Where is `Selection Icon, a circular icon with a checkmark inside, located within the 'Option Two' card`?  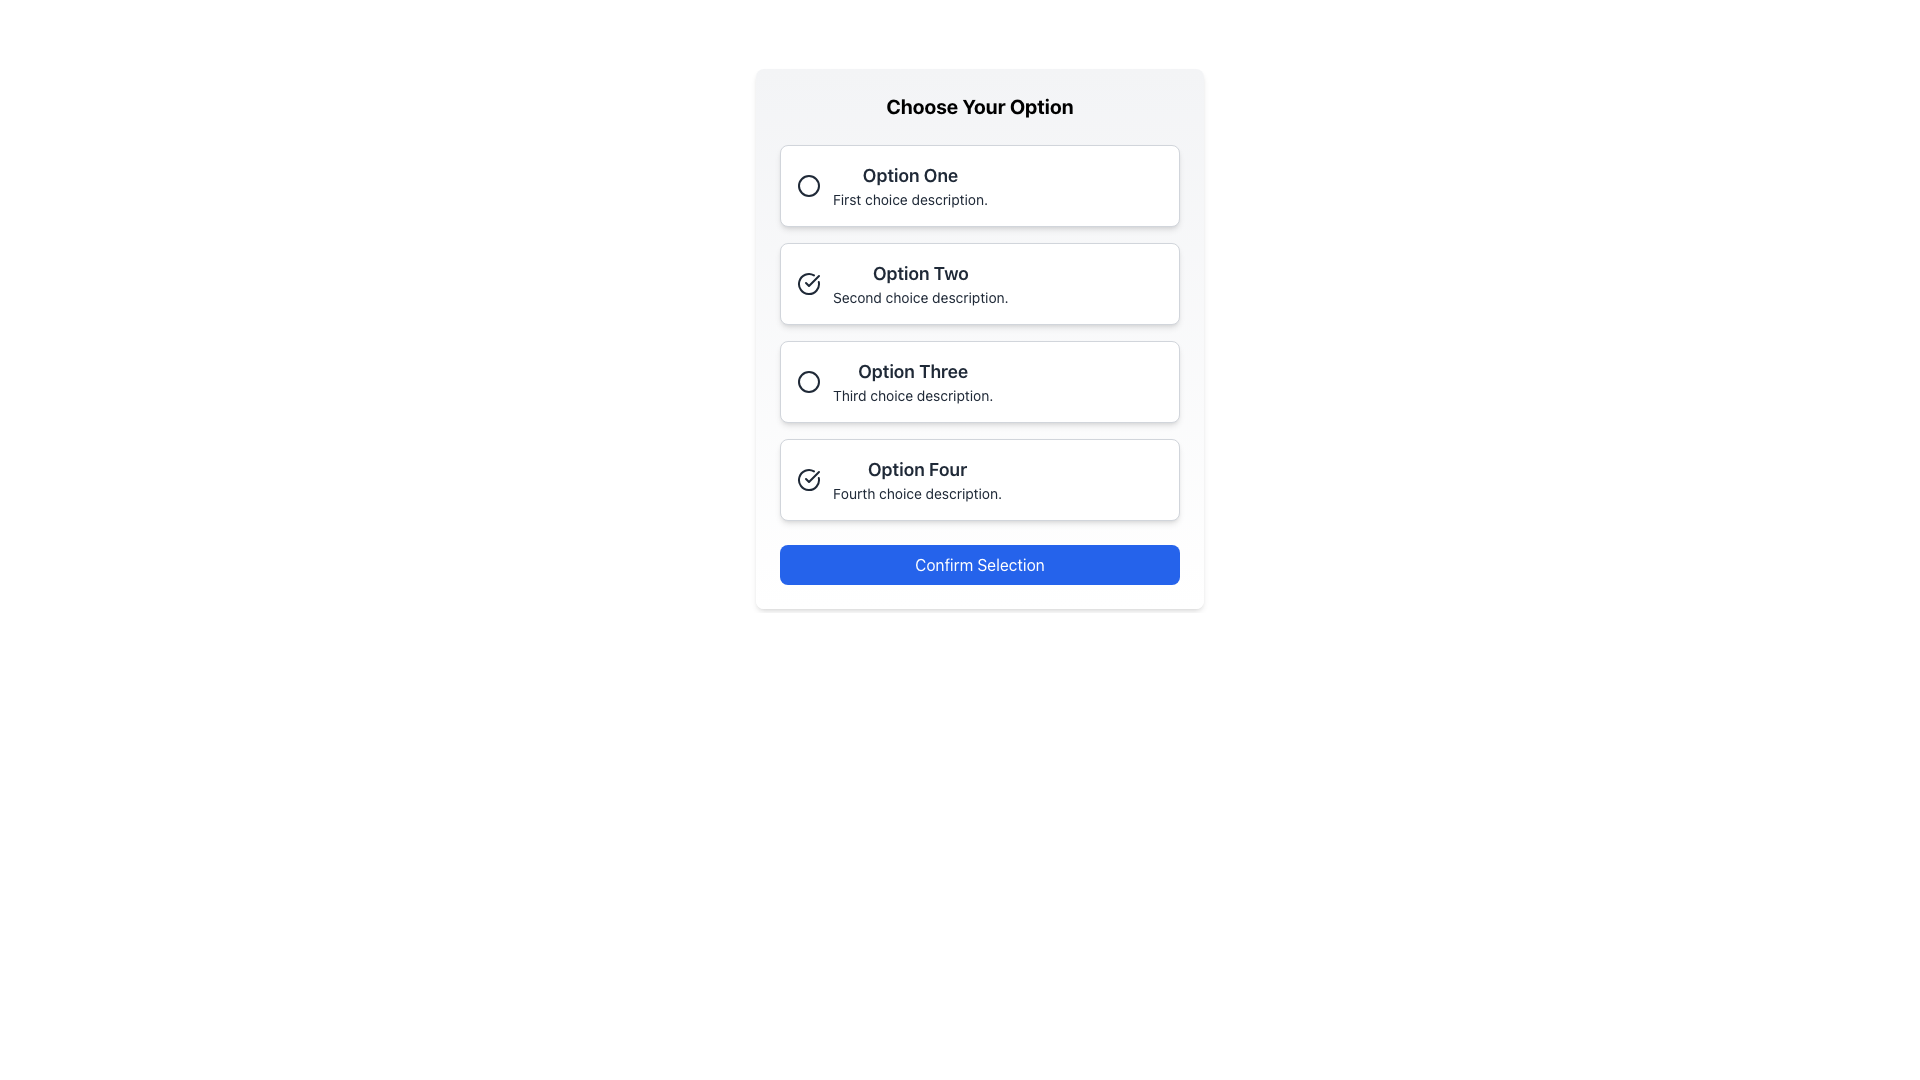
Selection Icon, a circular icon with a checkmark inside, located within the 'Option Two' card is located at coordinates (809, 284).